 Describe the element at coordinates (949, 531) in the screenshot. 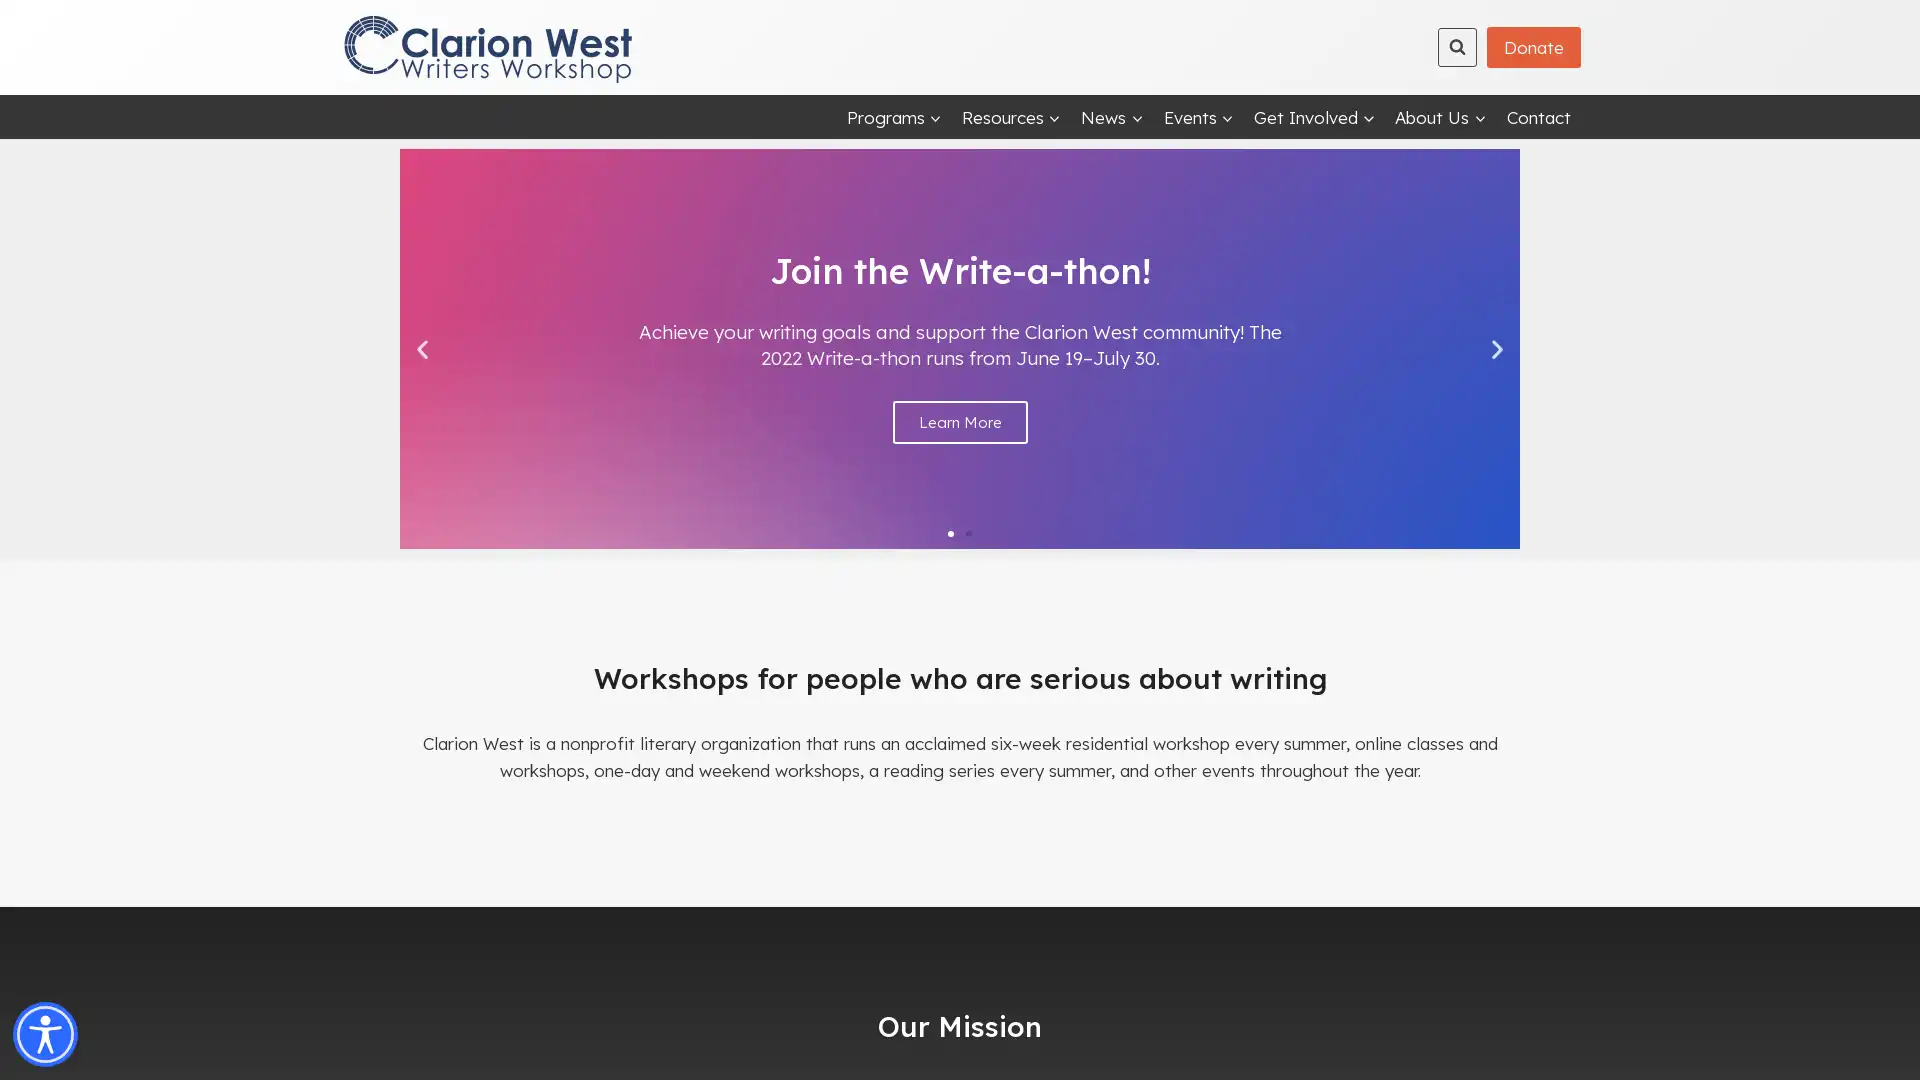

I see `Go to slide 1` at that location.